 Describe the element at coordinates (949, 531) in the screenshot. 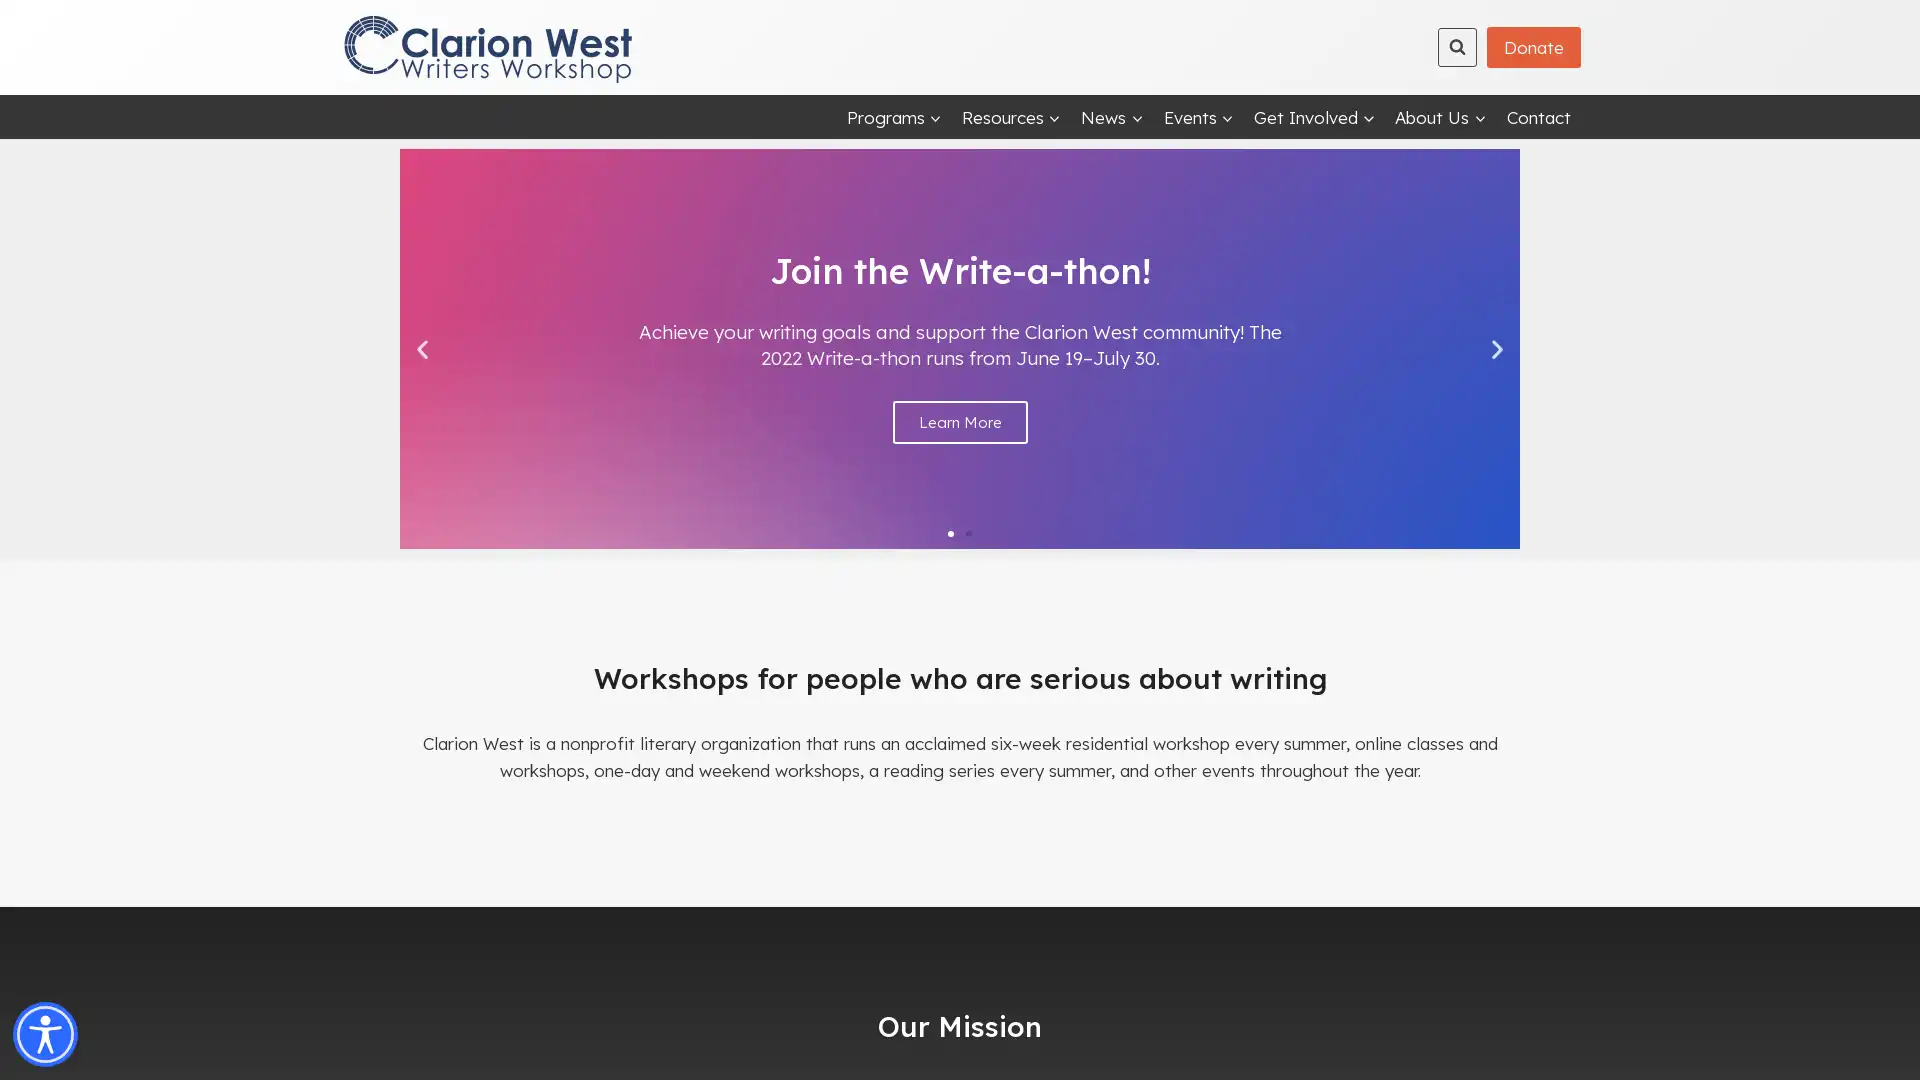

I see `Go to slide 1` at that location.